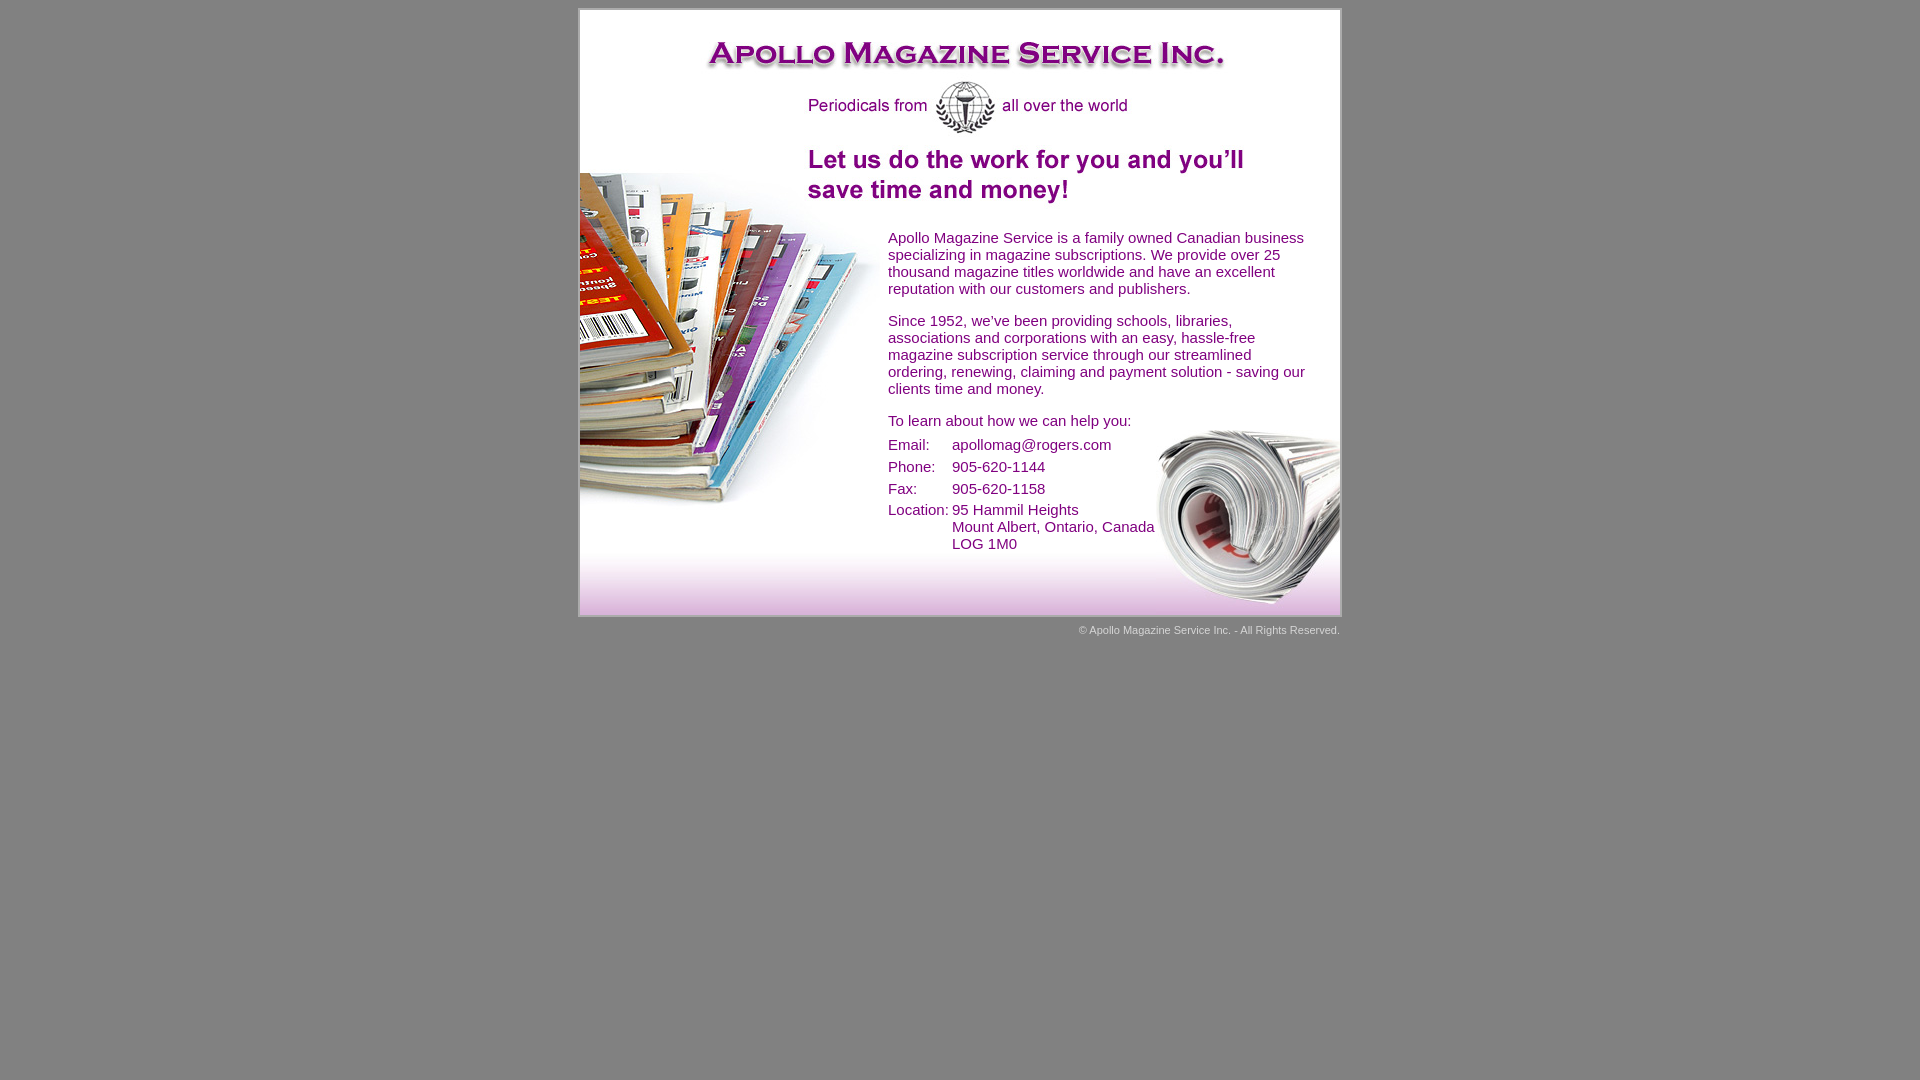  Describe the element at coordinates (950, 443) in the screenshot. I see `'apollomag@rogers.com'` at that location.